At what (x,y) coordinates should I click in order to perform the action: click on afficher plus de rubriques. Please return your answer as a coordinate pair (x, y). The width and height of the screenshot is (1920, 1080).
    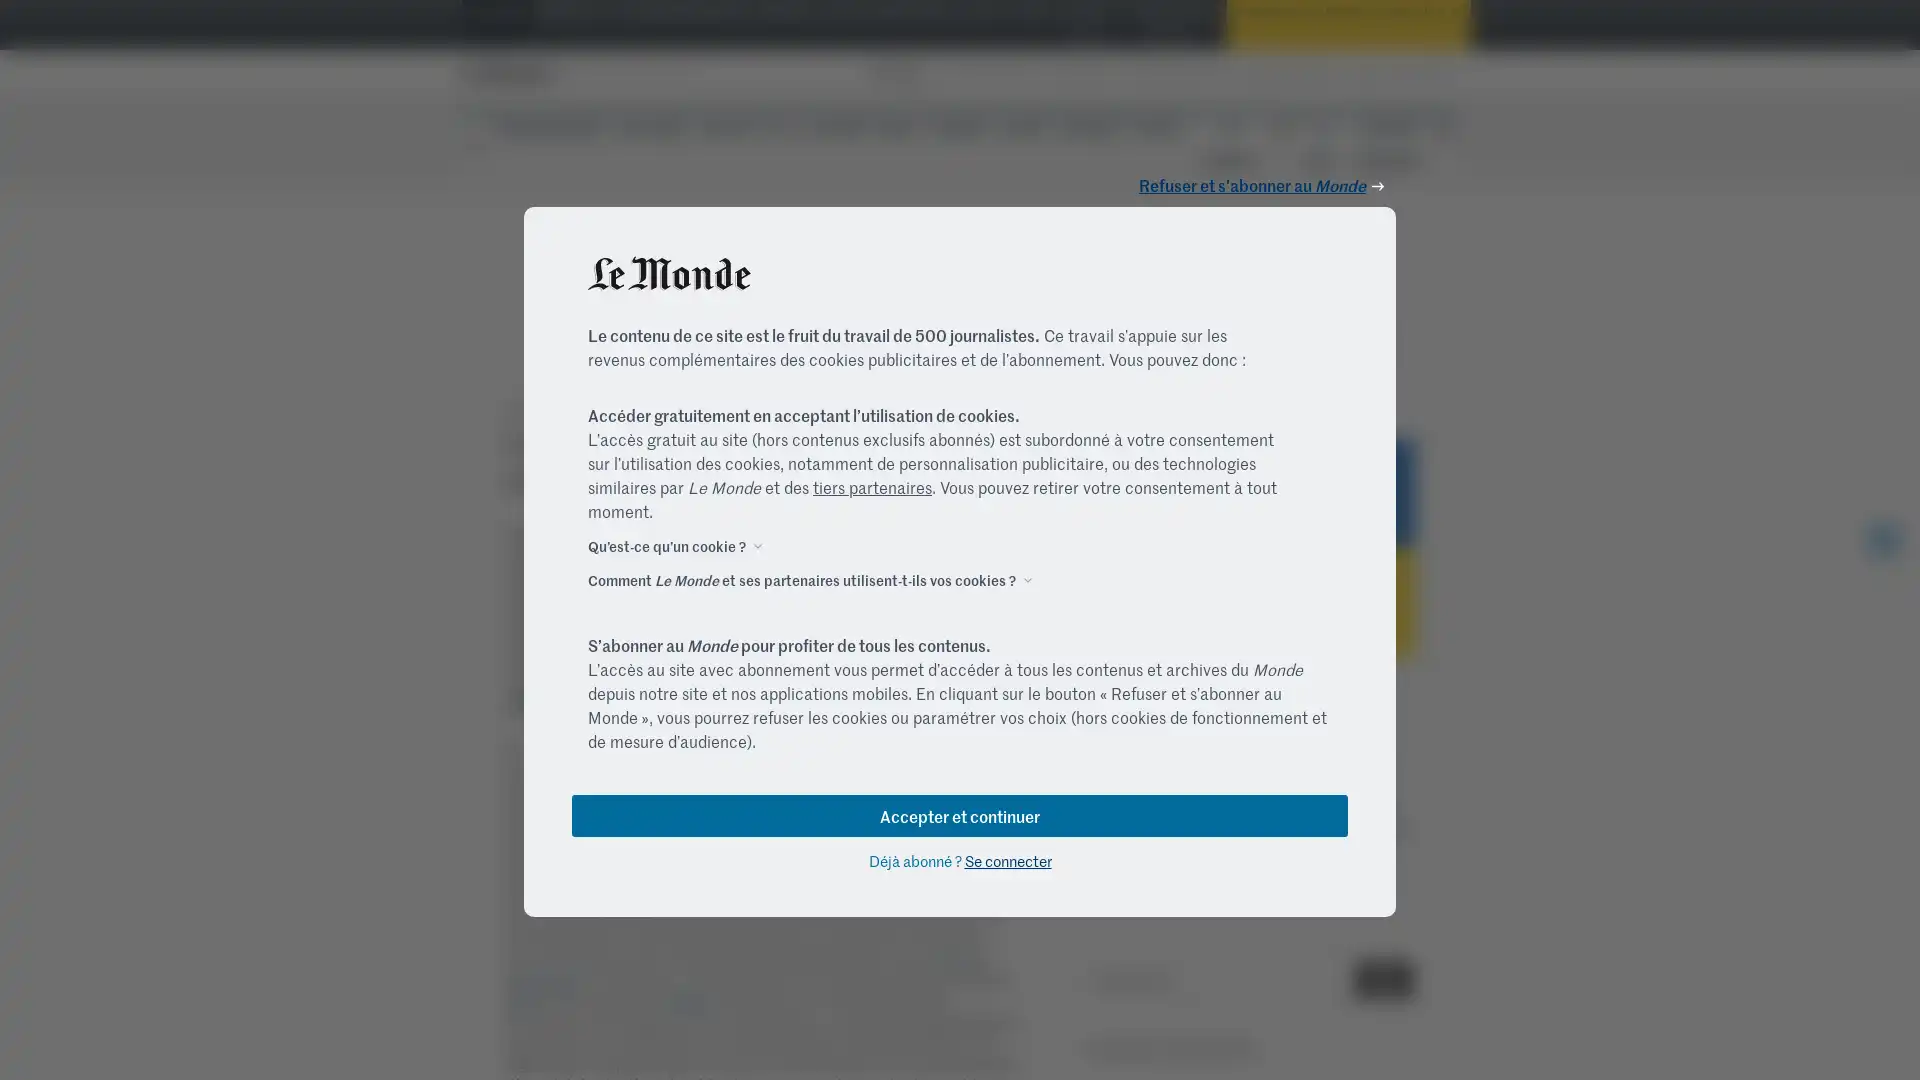
    Looking at the image, I should click on (1443, 130).